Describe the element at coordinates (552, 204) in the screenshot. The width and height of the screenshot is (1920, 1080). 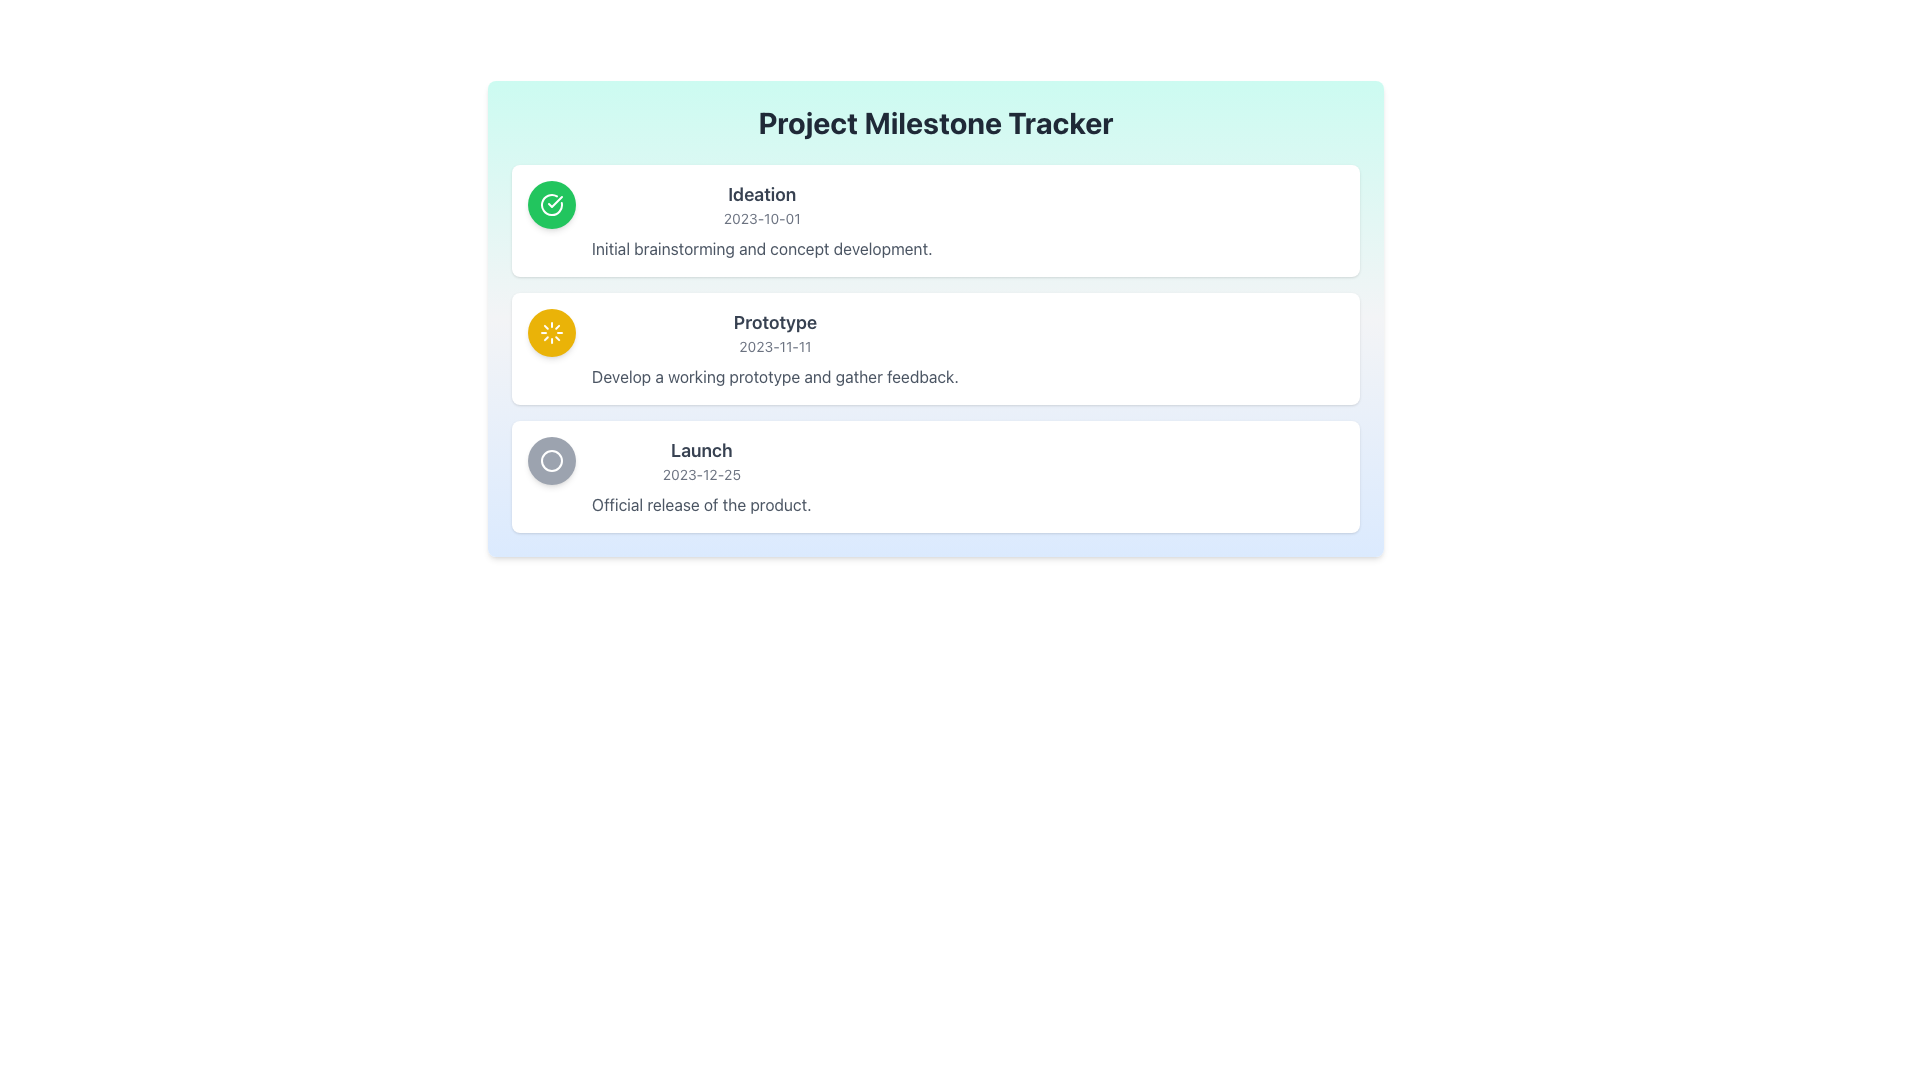
I see `the circular icon with a green background and white checkmark, located in the top-left corner of the 'Ideation' card` at that location.